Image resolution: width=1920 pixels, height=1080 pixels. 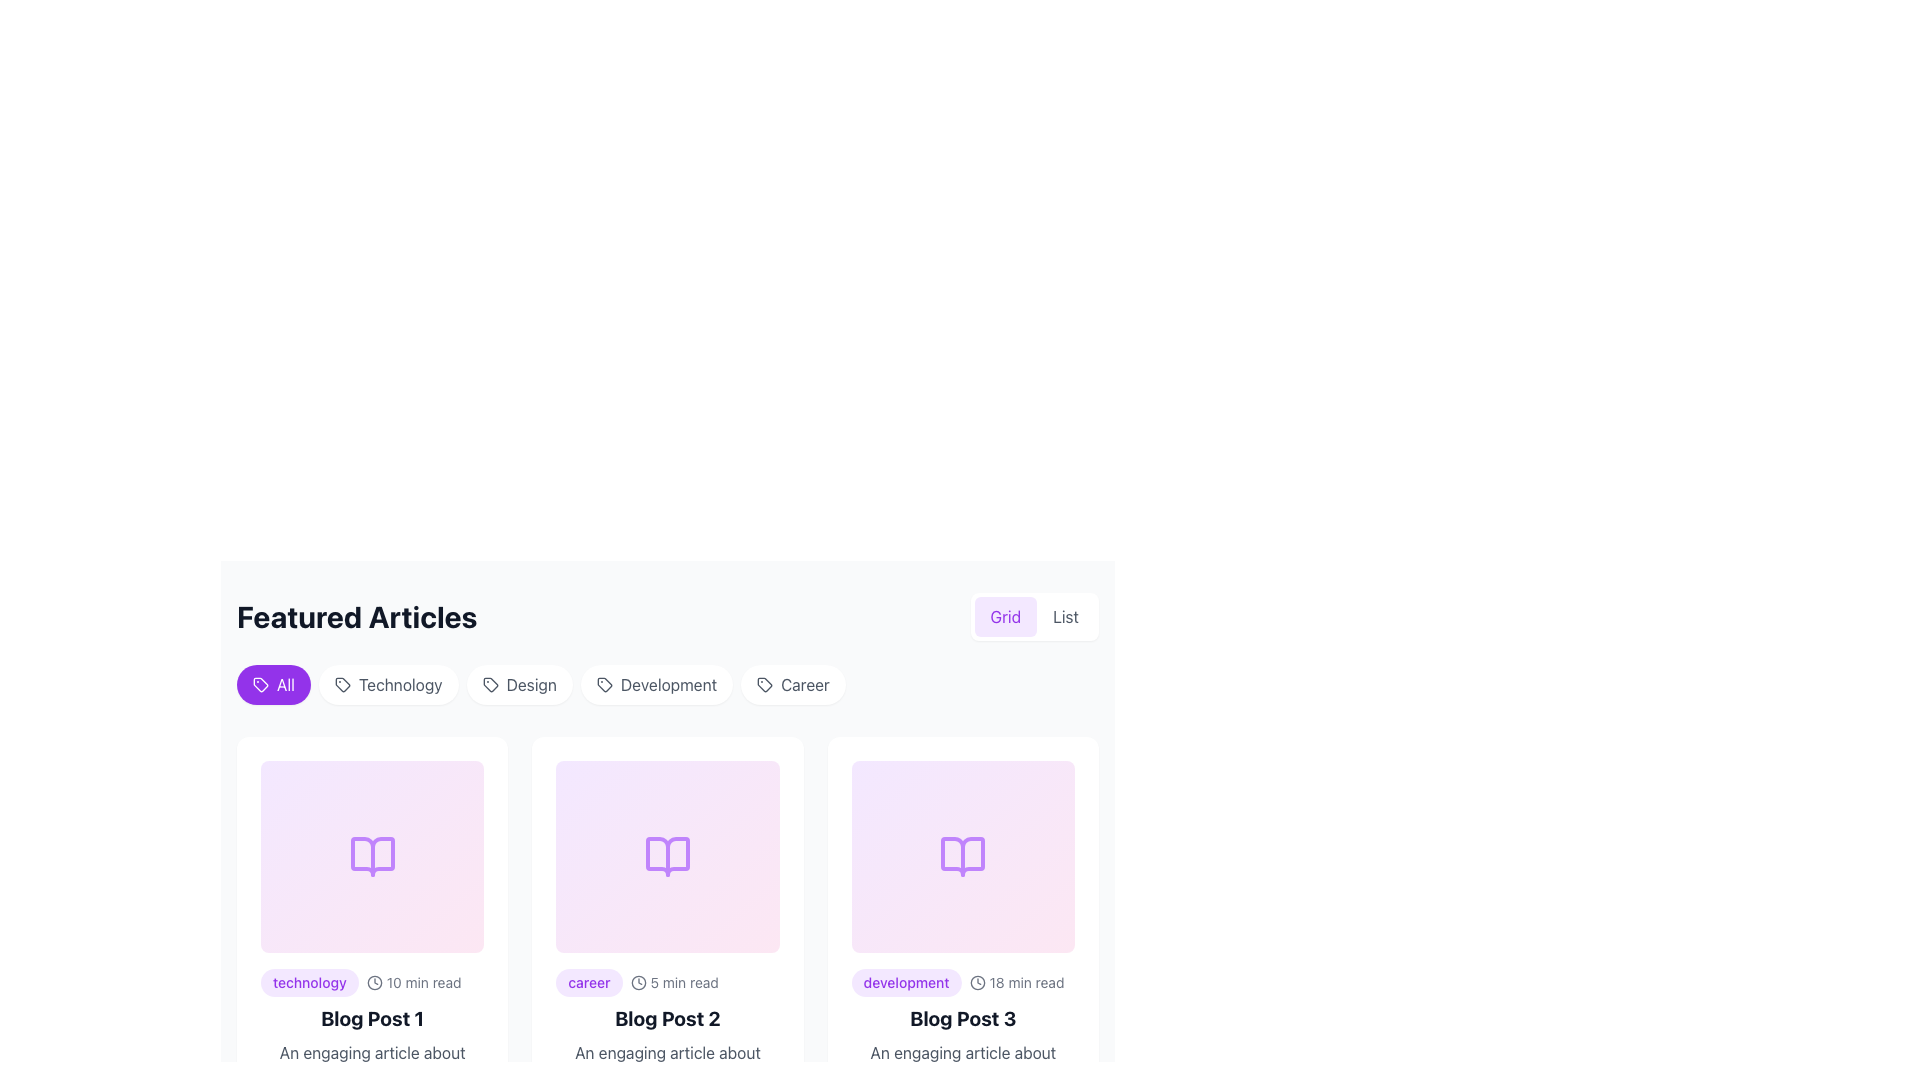 I want to click on the decorative icon enhancing the visual representation of the 'Design' filter button located on the left-hand side of the label text in the navigation bar for the 'Featured Articles' section, so click(x=490, y=684).